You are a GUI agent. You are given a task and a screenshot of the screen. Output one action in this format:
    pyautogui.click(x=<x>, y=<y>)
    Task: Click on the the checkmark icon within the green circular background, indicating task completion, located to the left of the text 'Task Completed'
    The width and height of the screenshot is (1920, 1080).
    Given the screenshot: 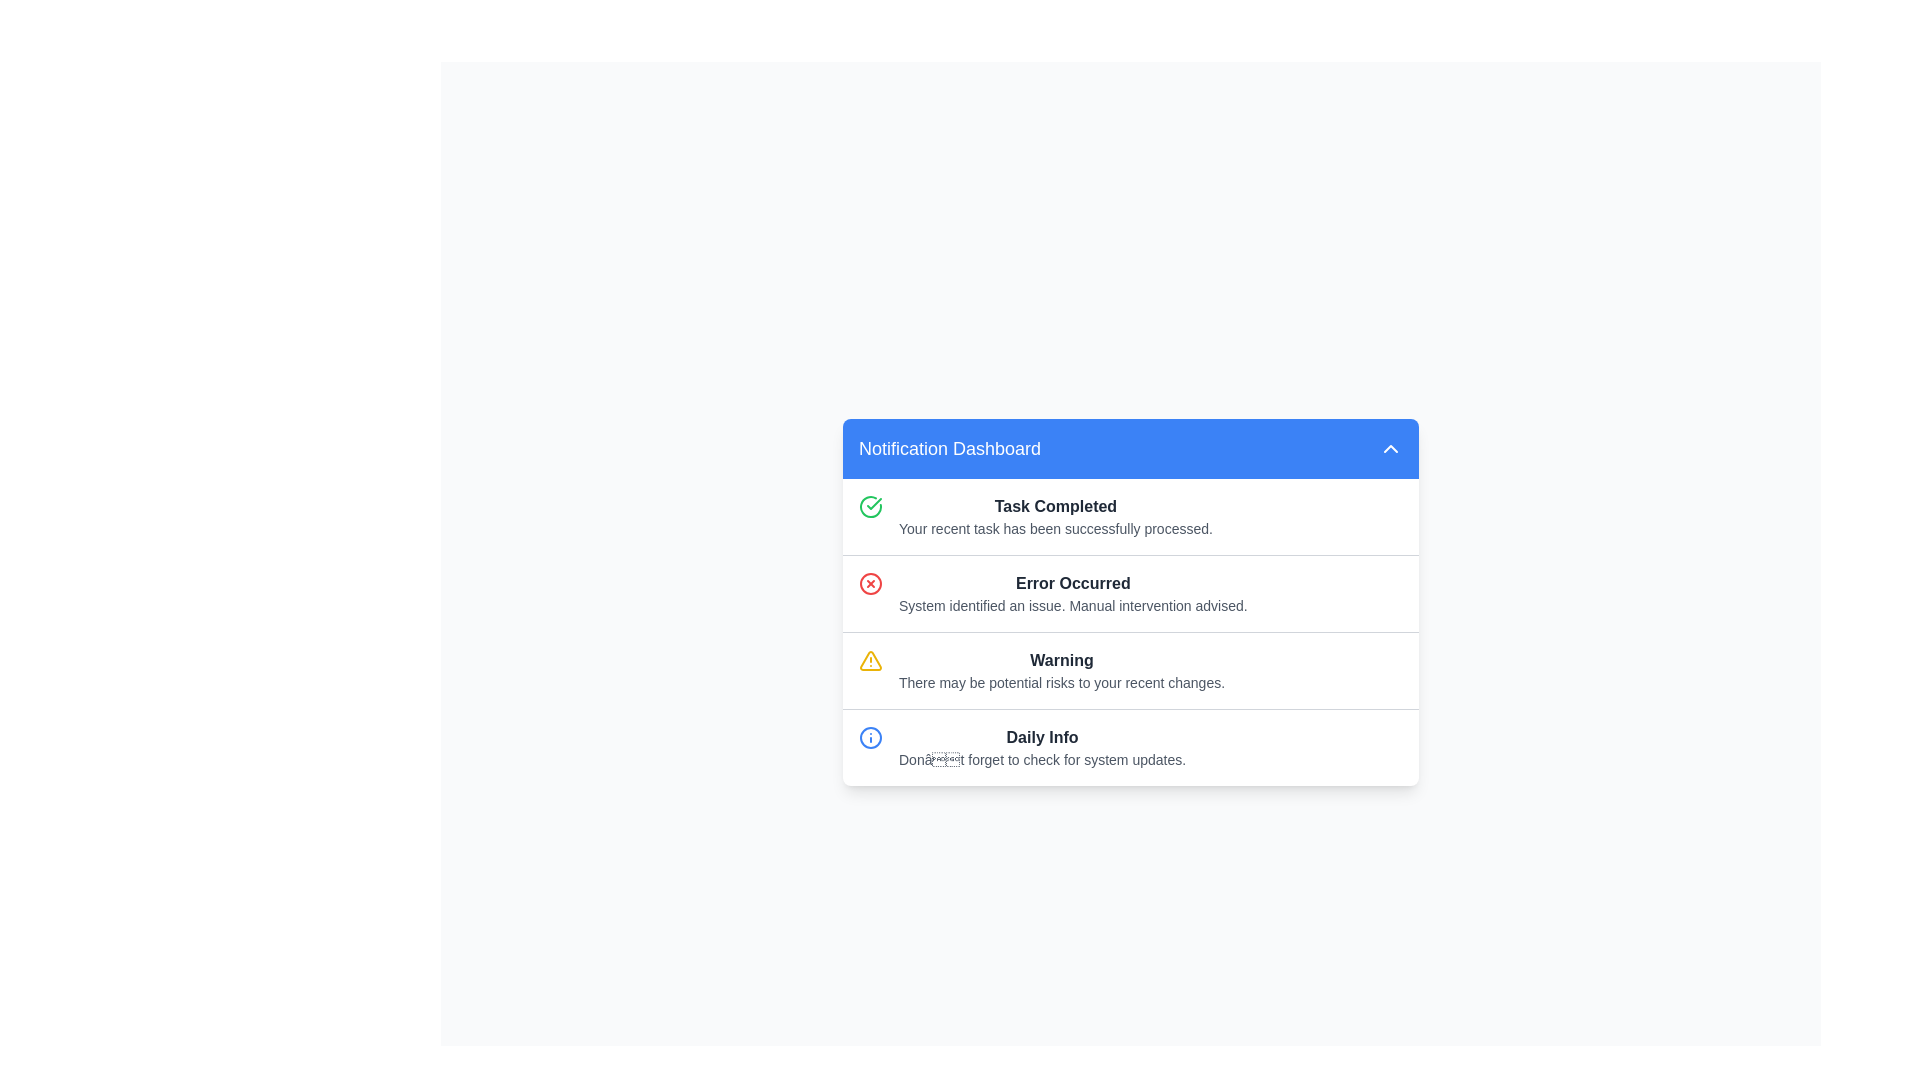 What is the action you would take?
    pyautogui.click(x=874, y=502)
    